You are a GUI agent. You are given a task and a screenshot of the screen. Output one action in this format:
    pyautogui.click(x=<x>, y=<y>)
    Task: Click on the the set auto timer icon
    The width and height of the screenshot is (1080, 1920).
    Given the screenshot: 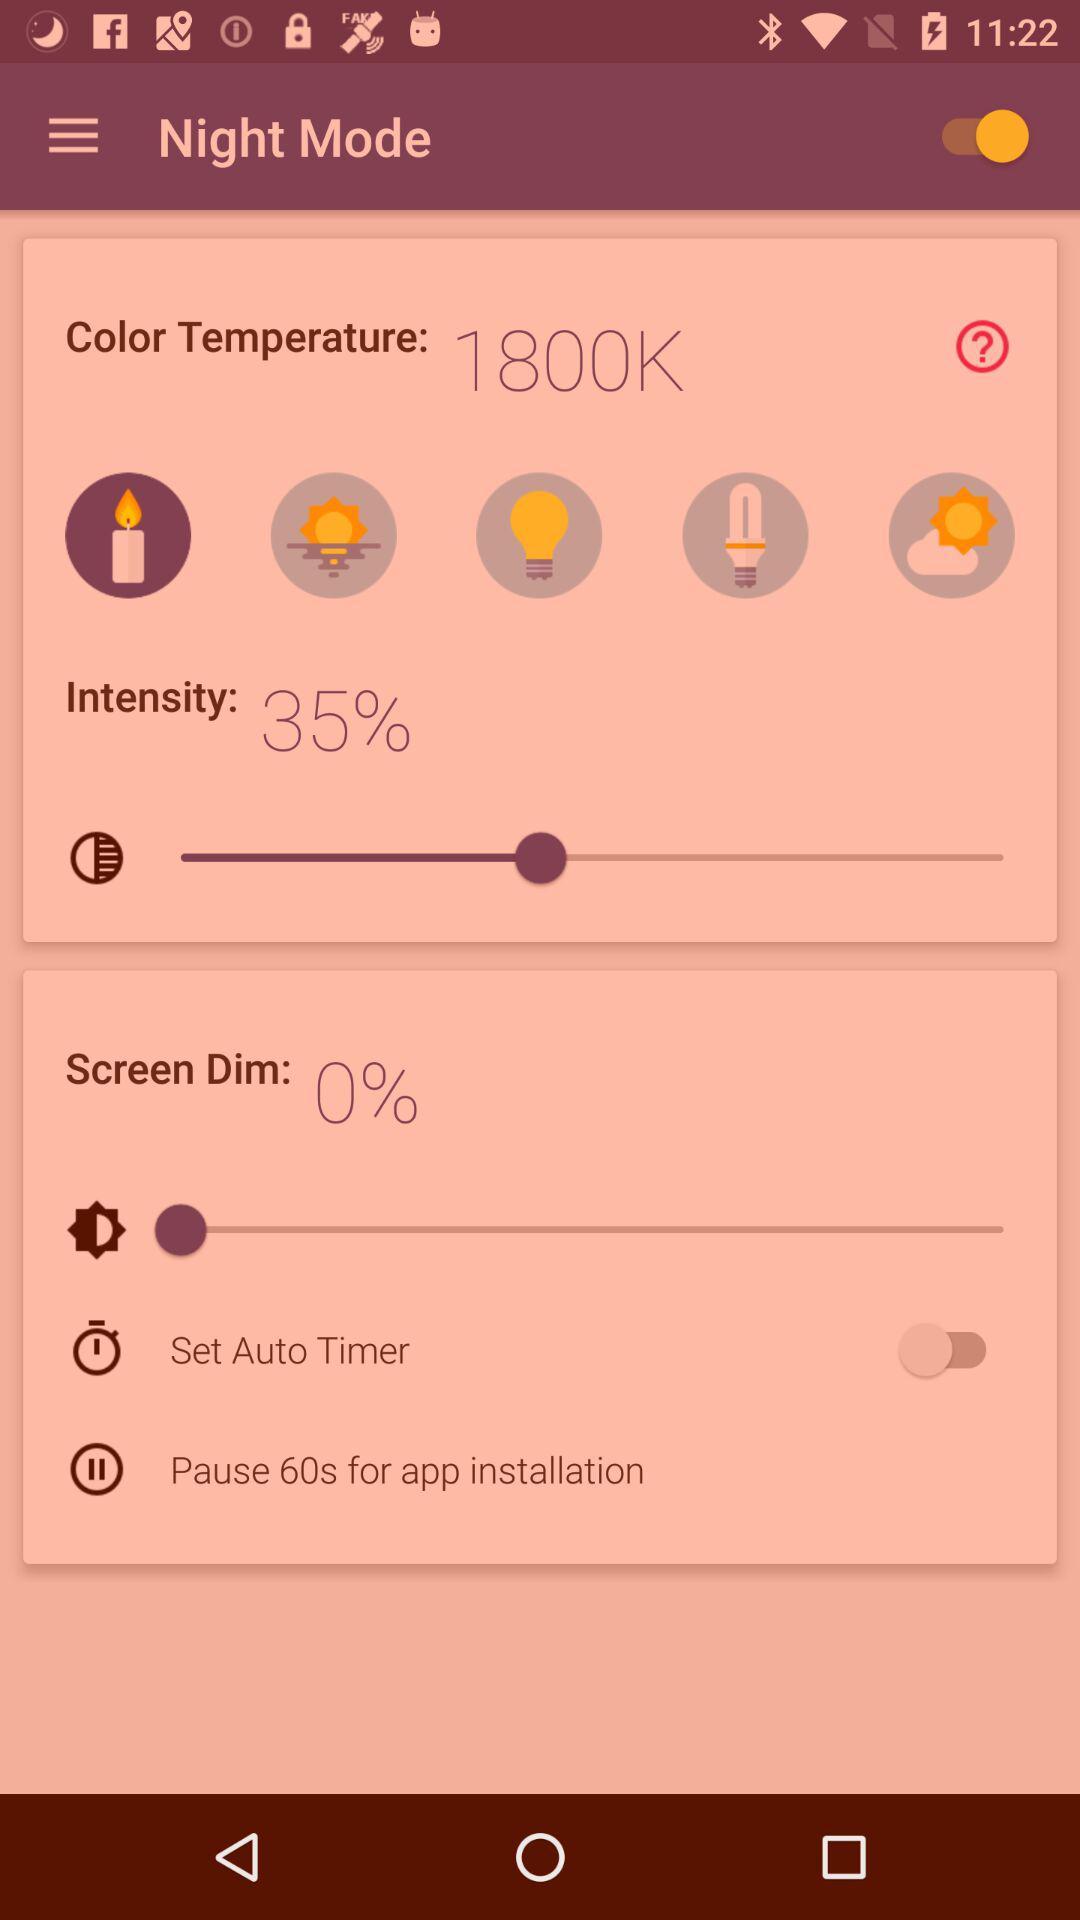 What is the action you would take?
    pyautogui.click(x=529, y=1349)
    